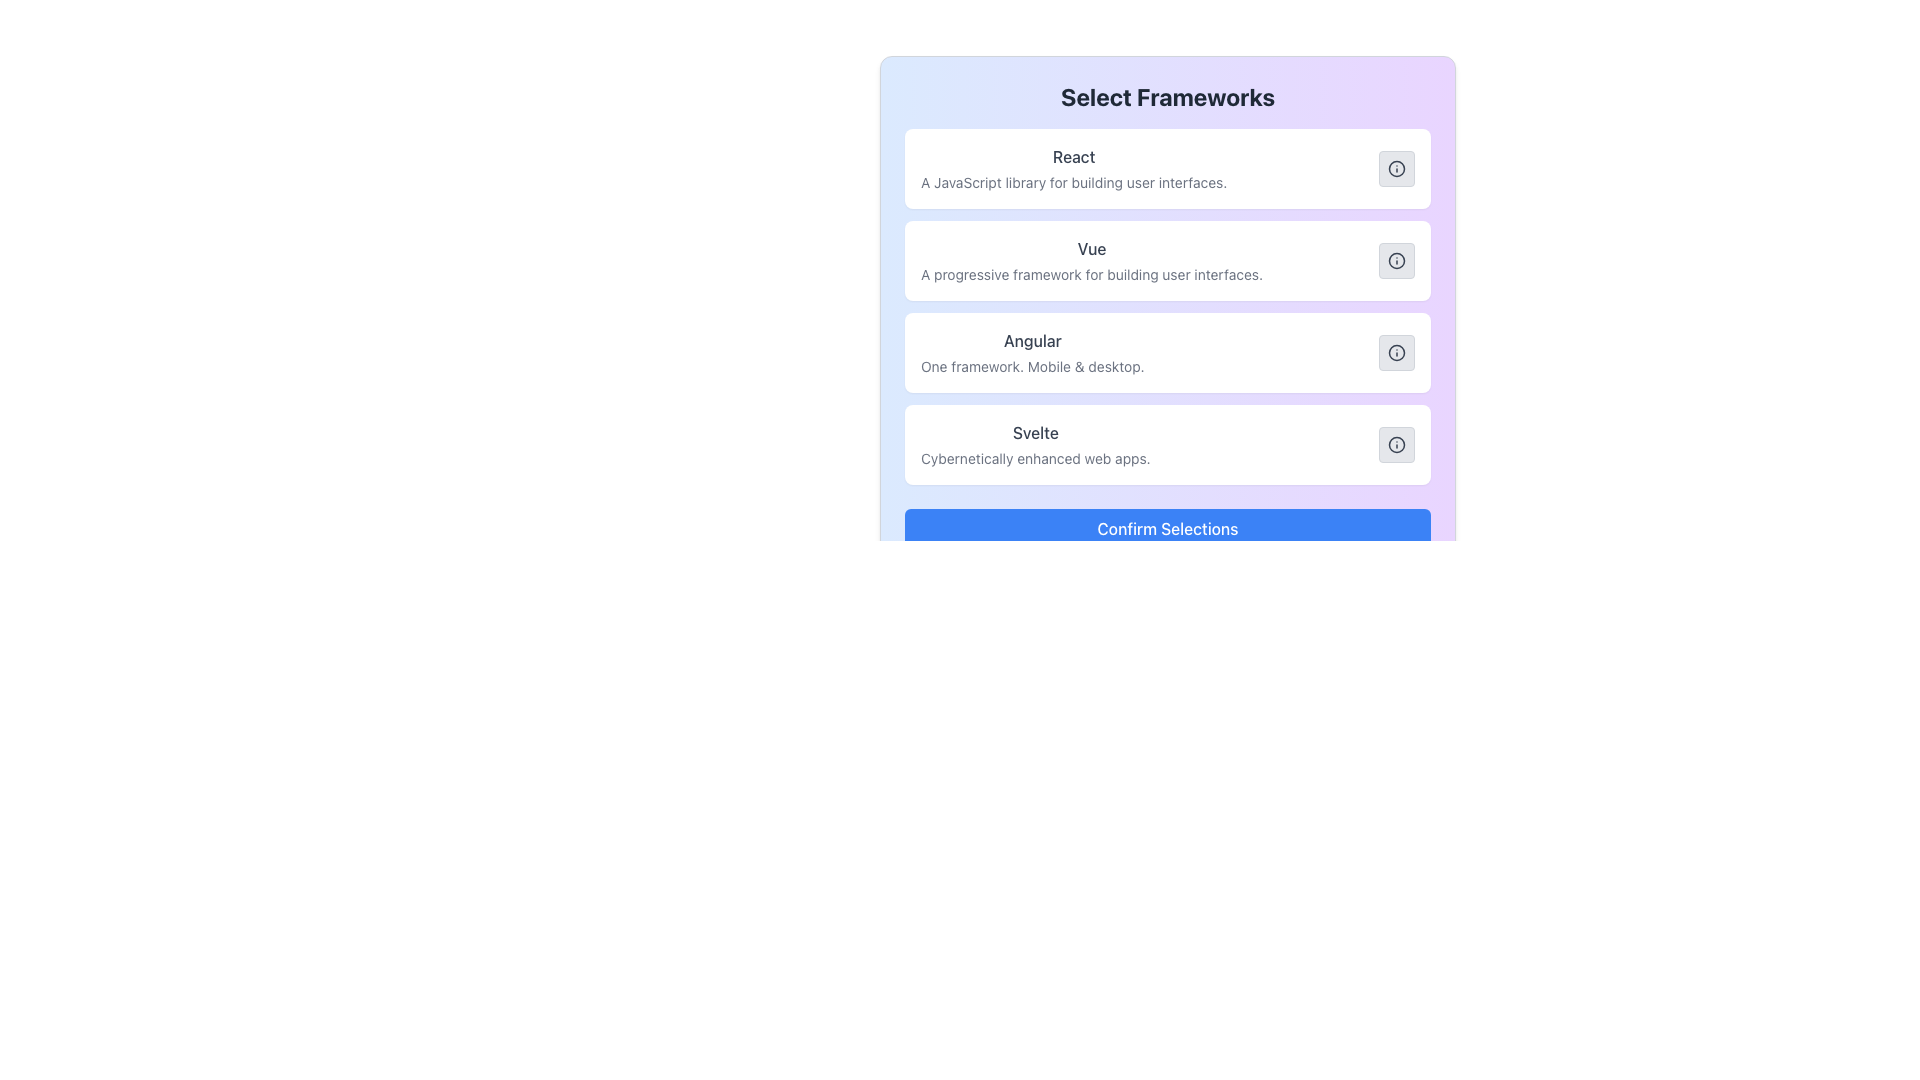  What do you see at coordinates (1395, 443) in the screenshot?
I see `the Information Icon located adjacent to the 'Svelte' label` at bounding box center [1395, 443].